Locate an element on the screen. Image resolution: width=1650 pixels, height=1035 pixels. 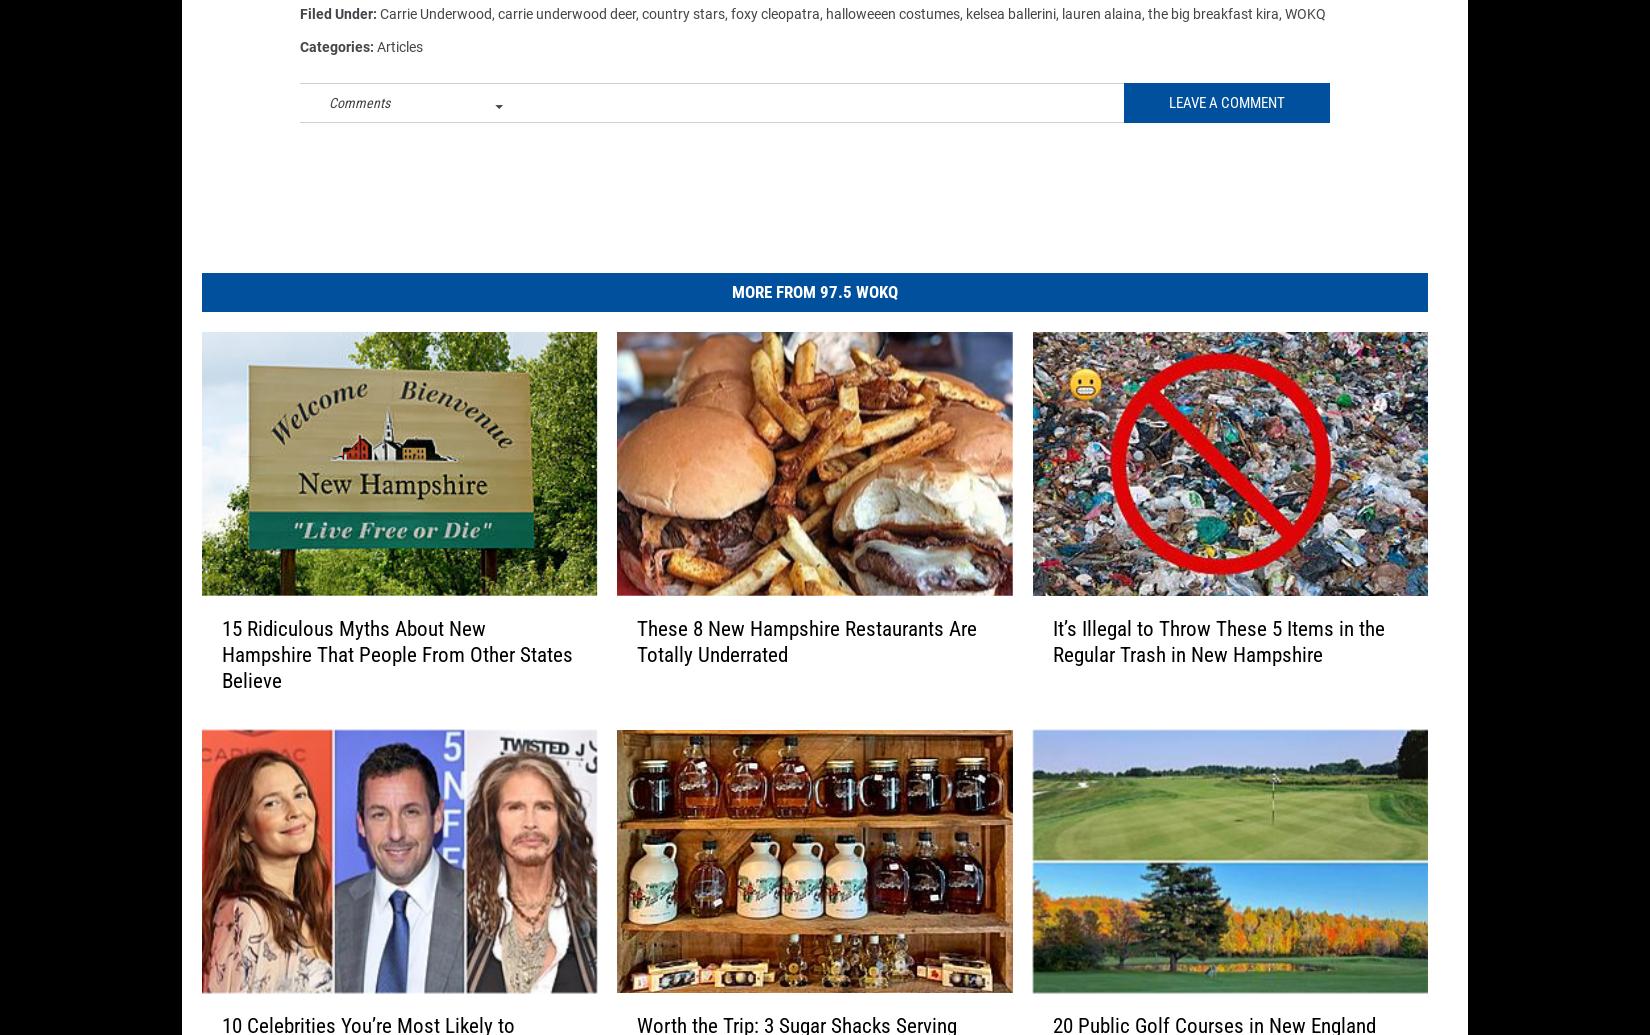
'It’s Illegal to Throw These 5 Items in the Regular Trash in New Hampshire' is located at coordinates (1218, 654).